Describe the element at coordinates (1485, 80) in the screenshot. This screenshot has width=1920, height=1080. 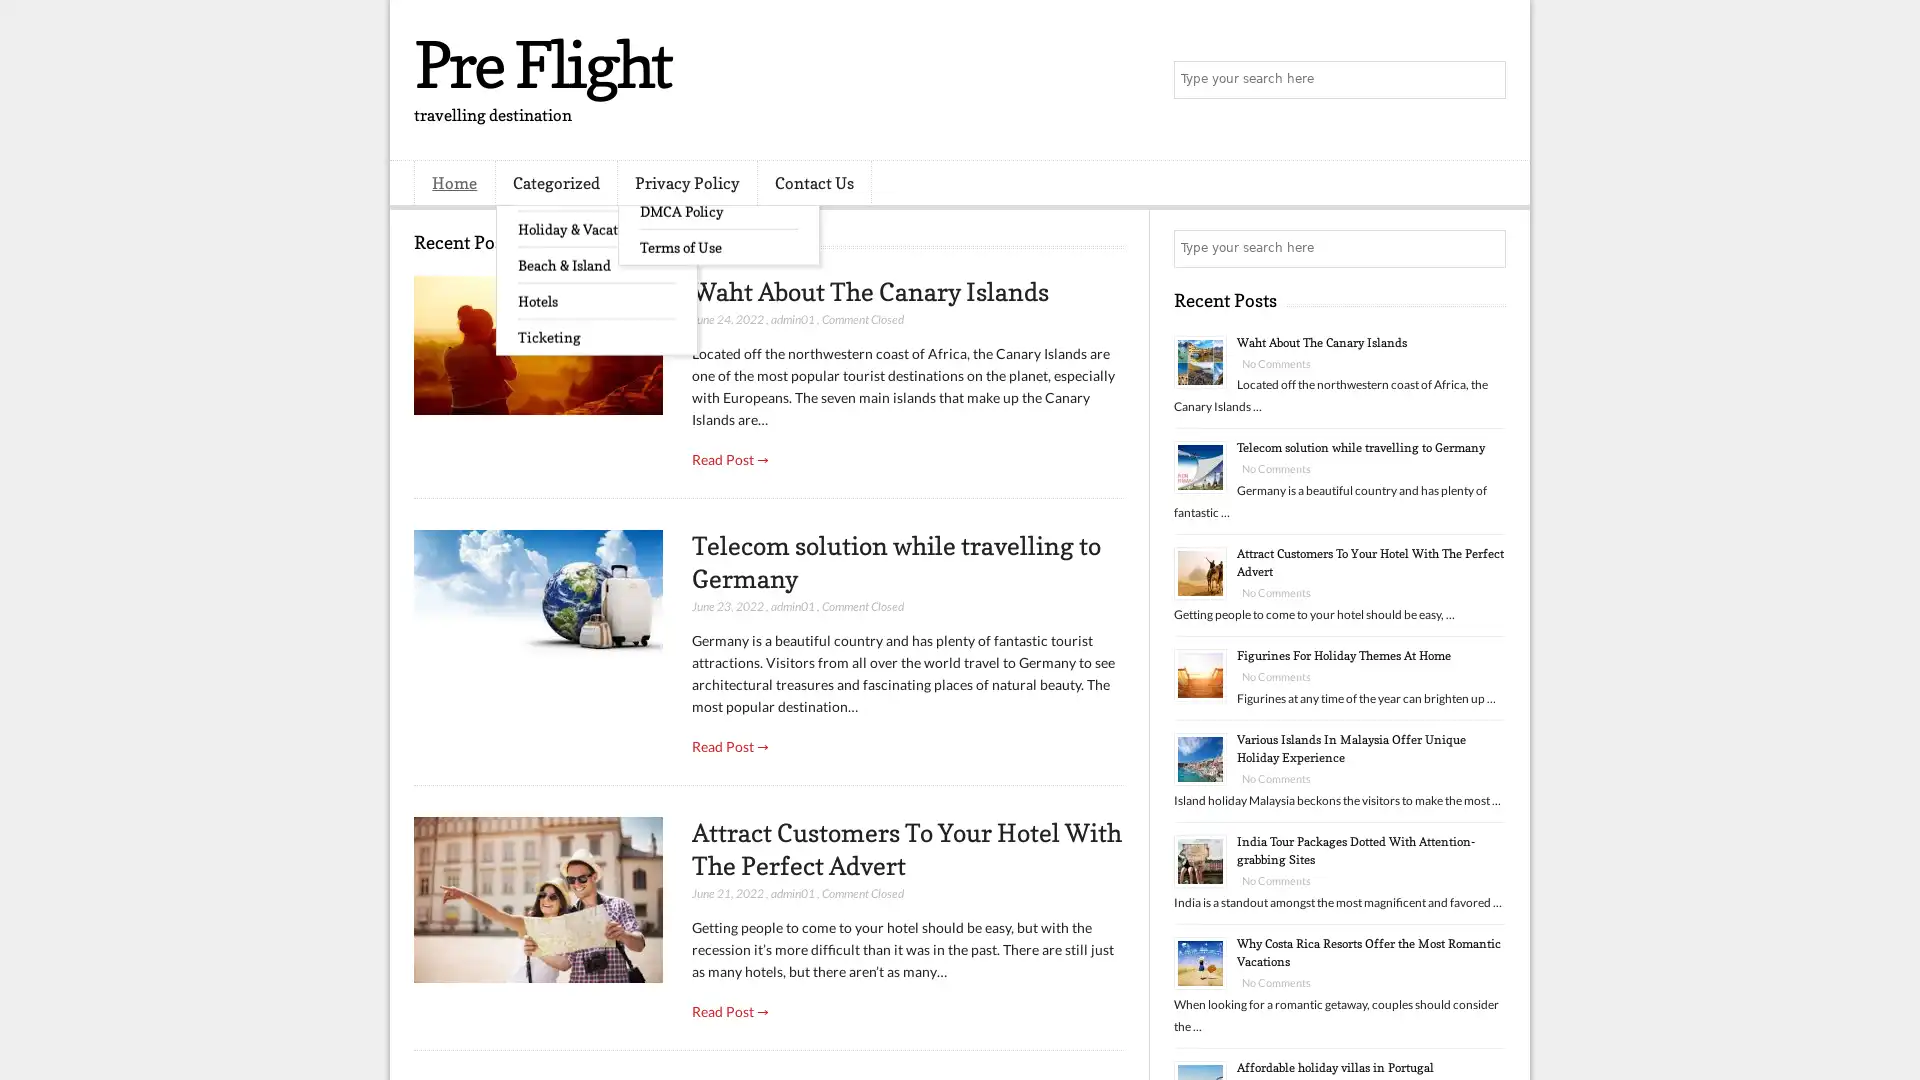
I see `Search` at that location.